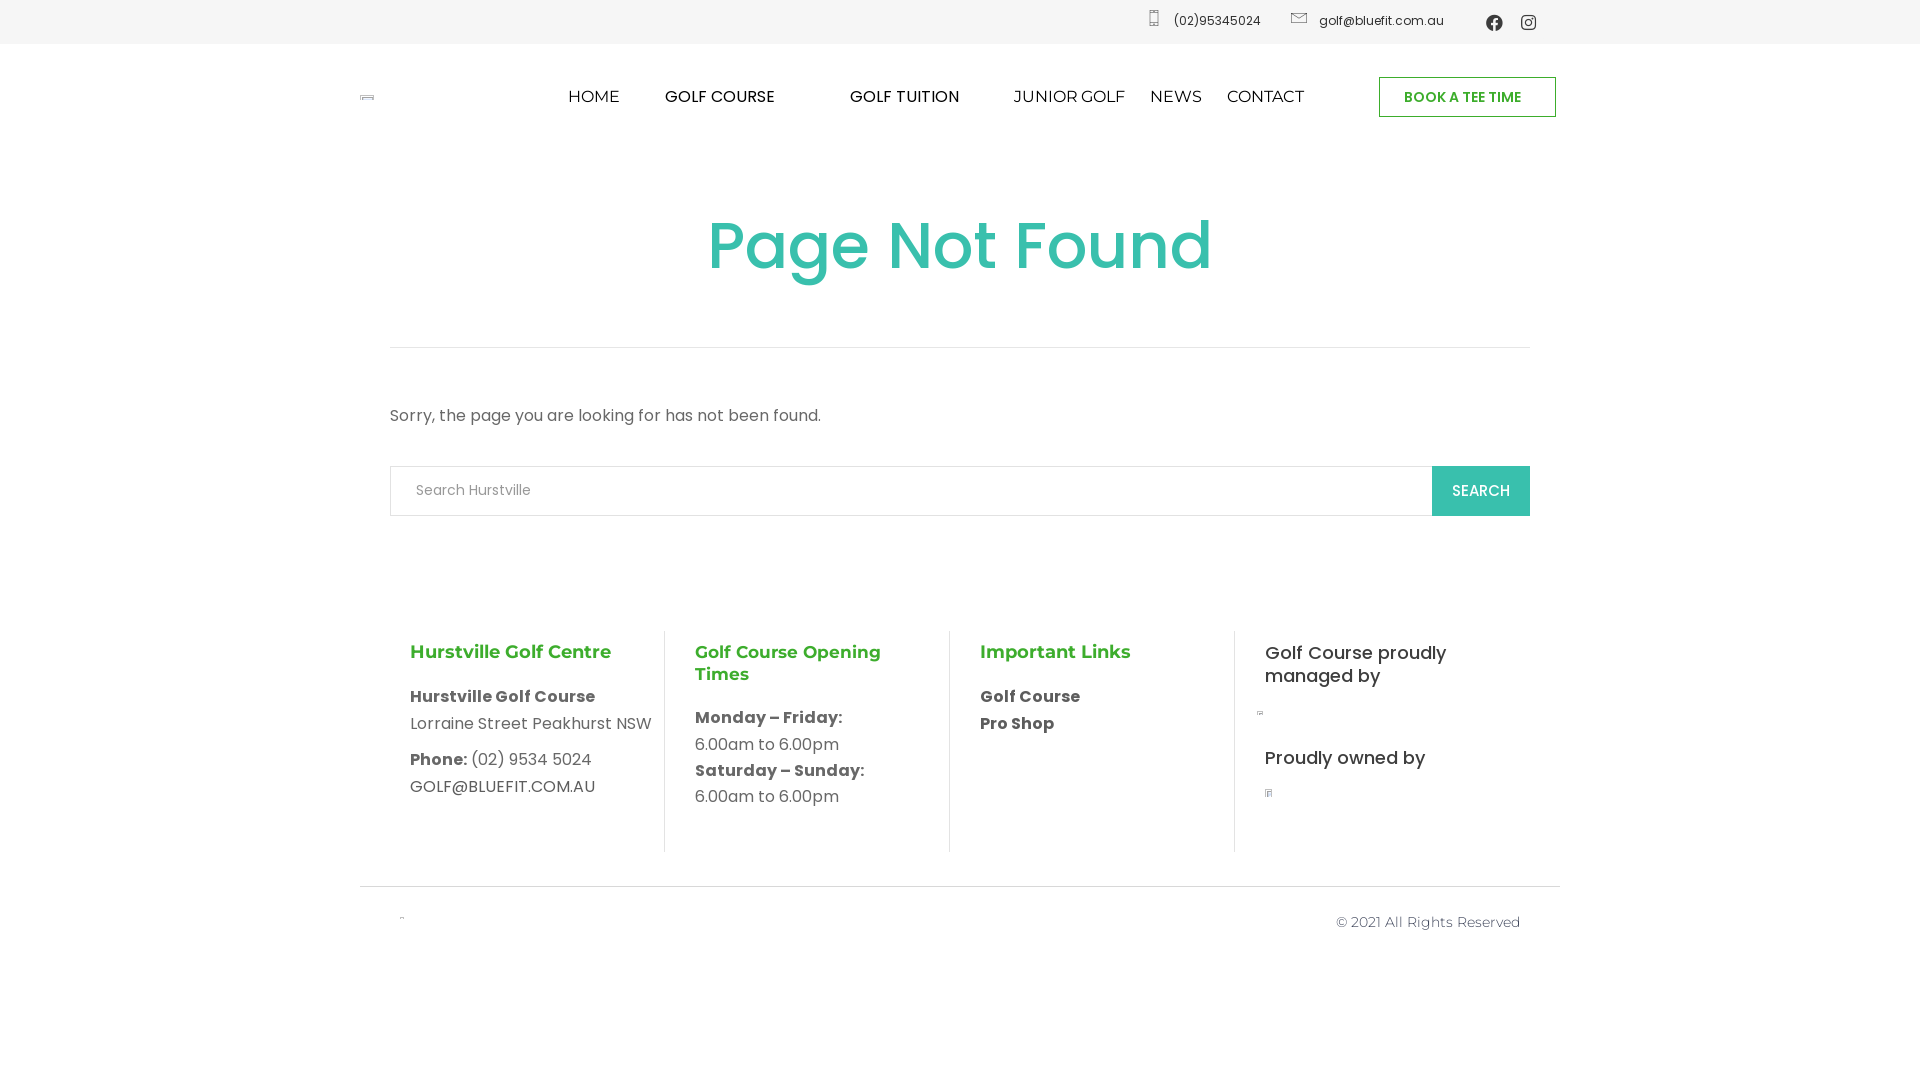 This screenshot has width=1920, height=1080. I want to click on 'golf@bluefit.com.au', so click(1364, 20).